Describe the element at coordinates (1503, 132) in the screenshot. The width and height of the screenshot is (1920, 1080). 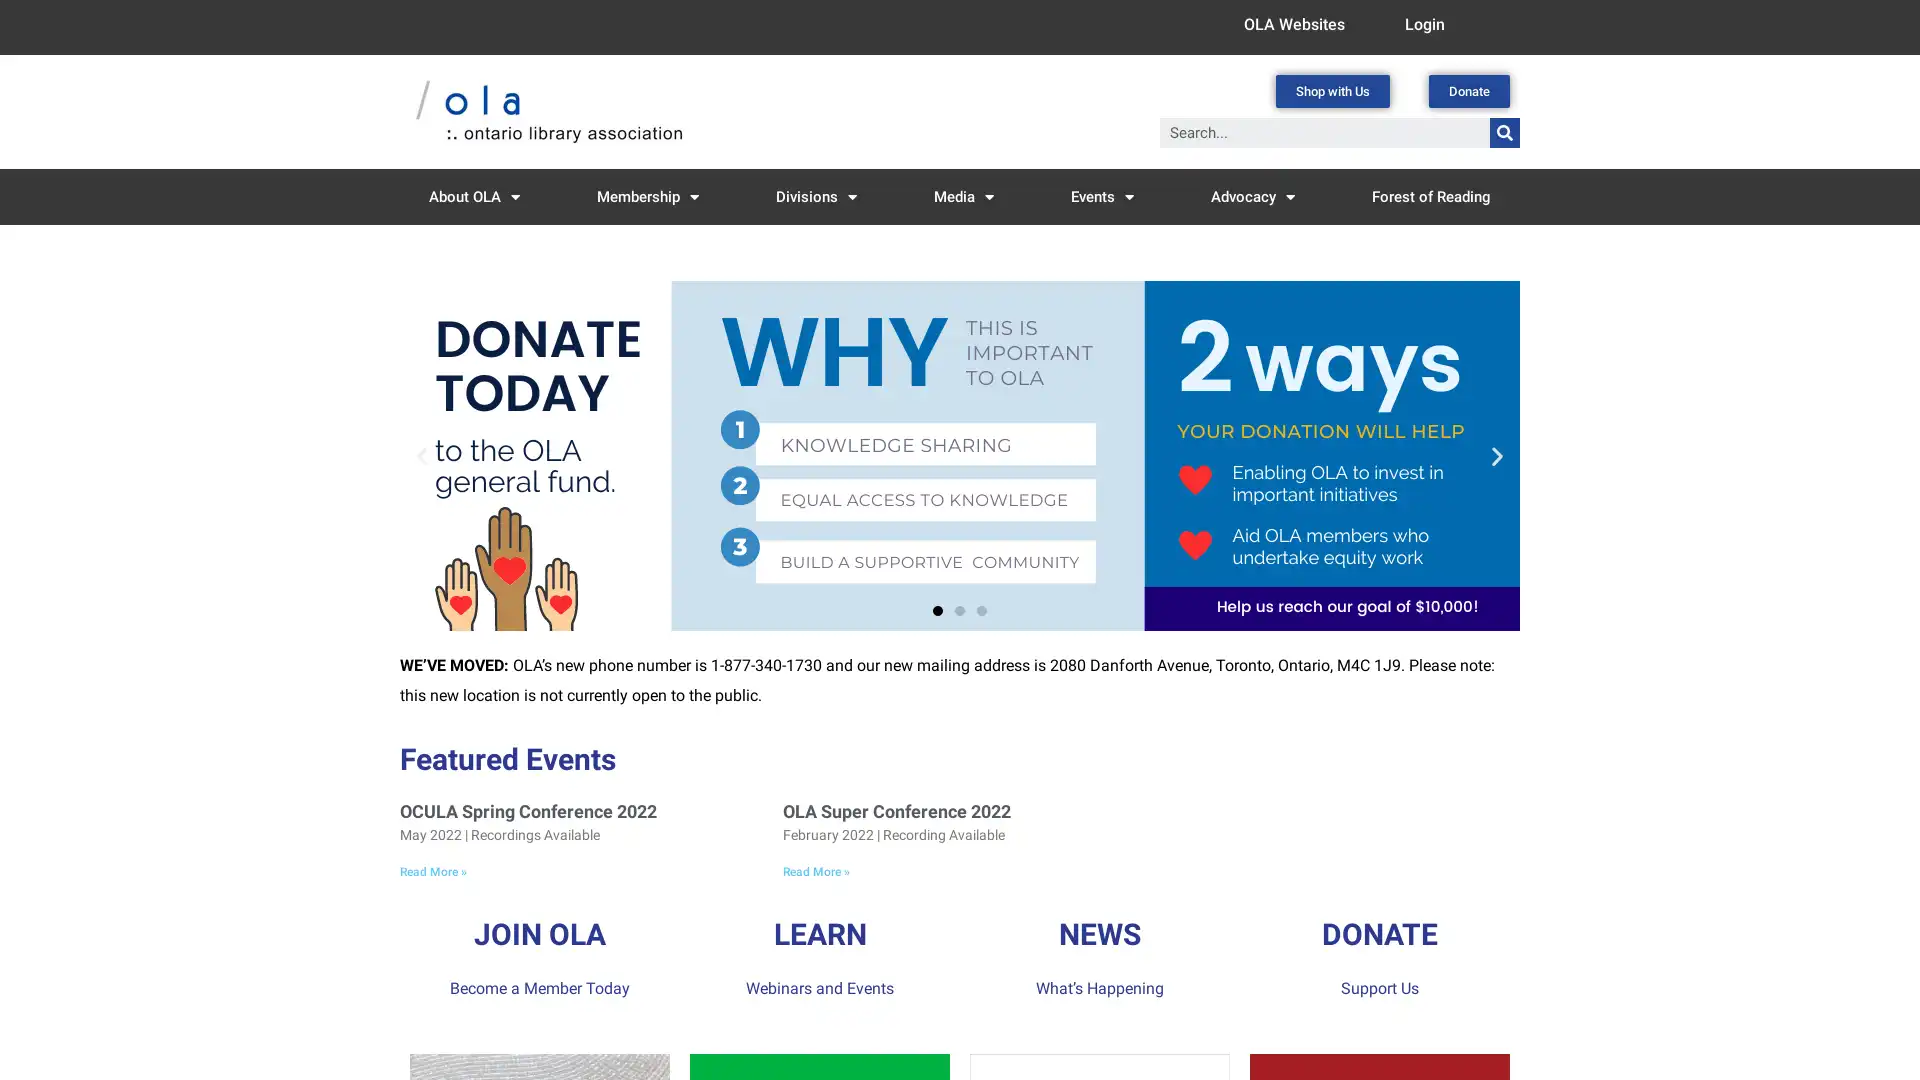
I see `Search` at that location.